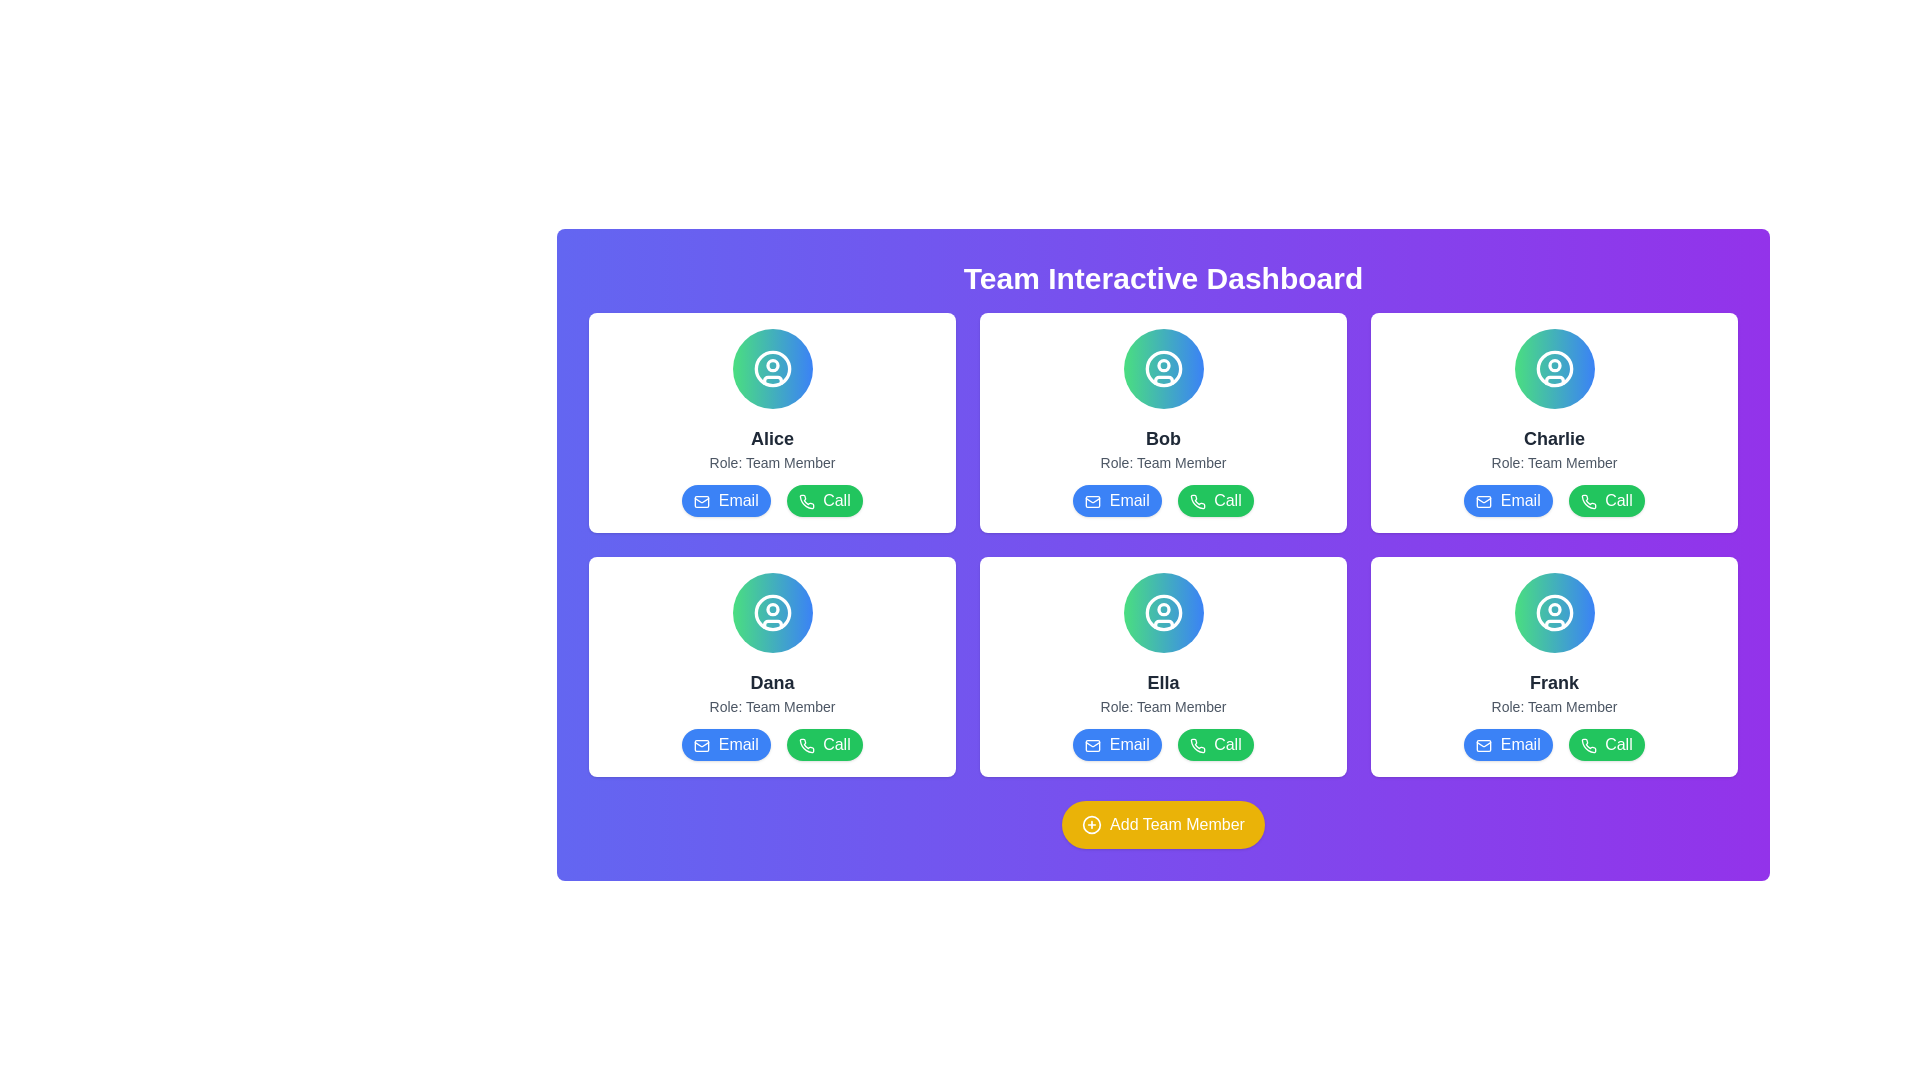 The height and width of the screenshot is (1080, 1920). Describe the element at coordinates (1092, 745) in the screenshot. I see `the 'Email' button which features a minimalist envelope icon within a blue button in the profile card for the user 'Ella'` at that location.